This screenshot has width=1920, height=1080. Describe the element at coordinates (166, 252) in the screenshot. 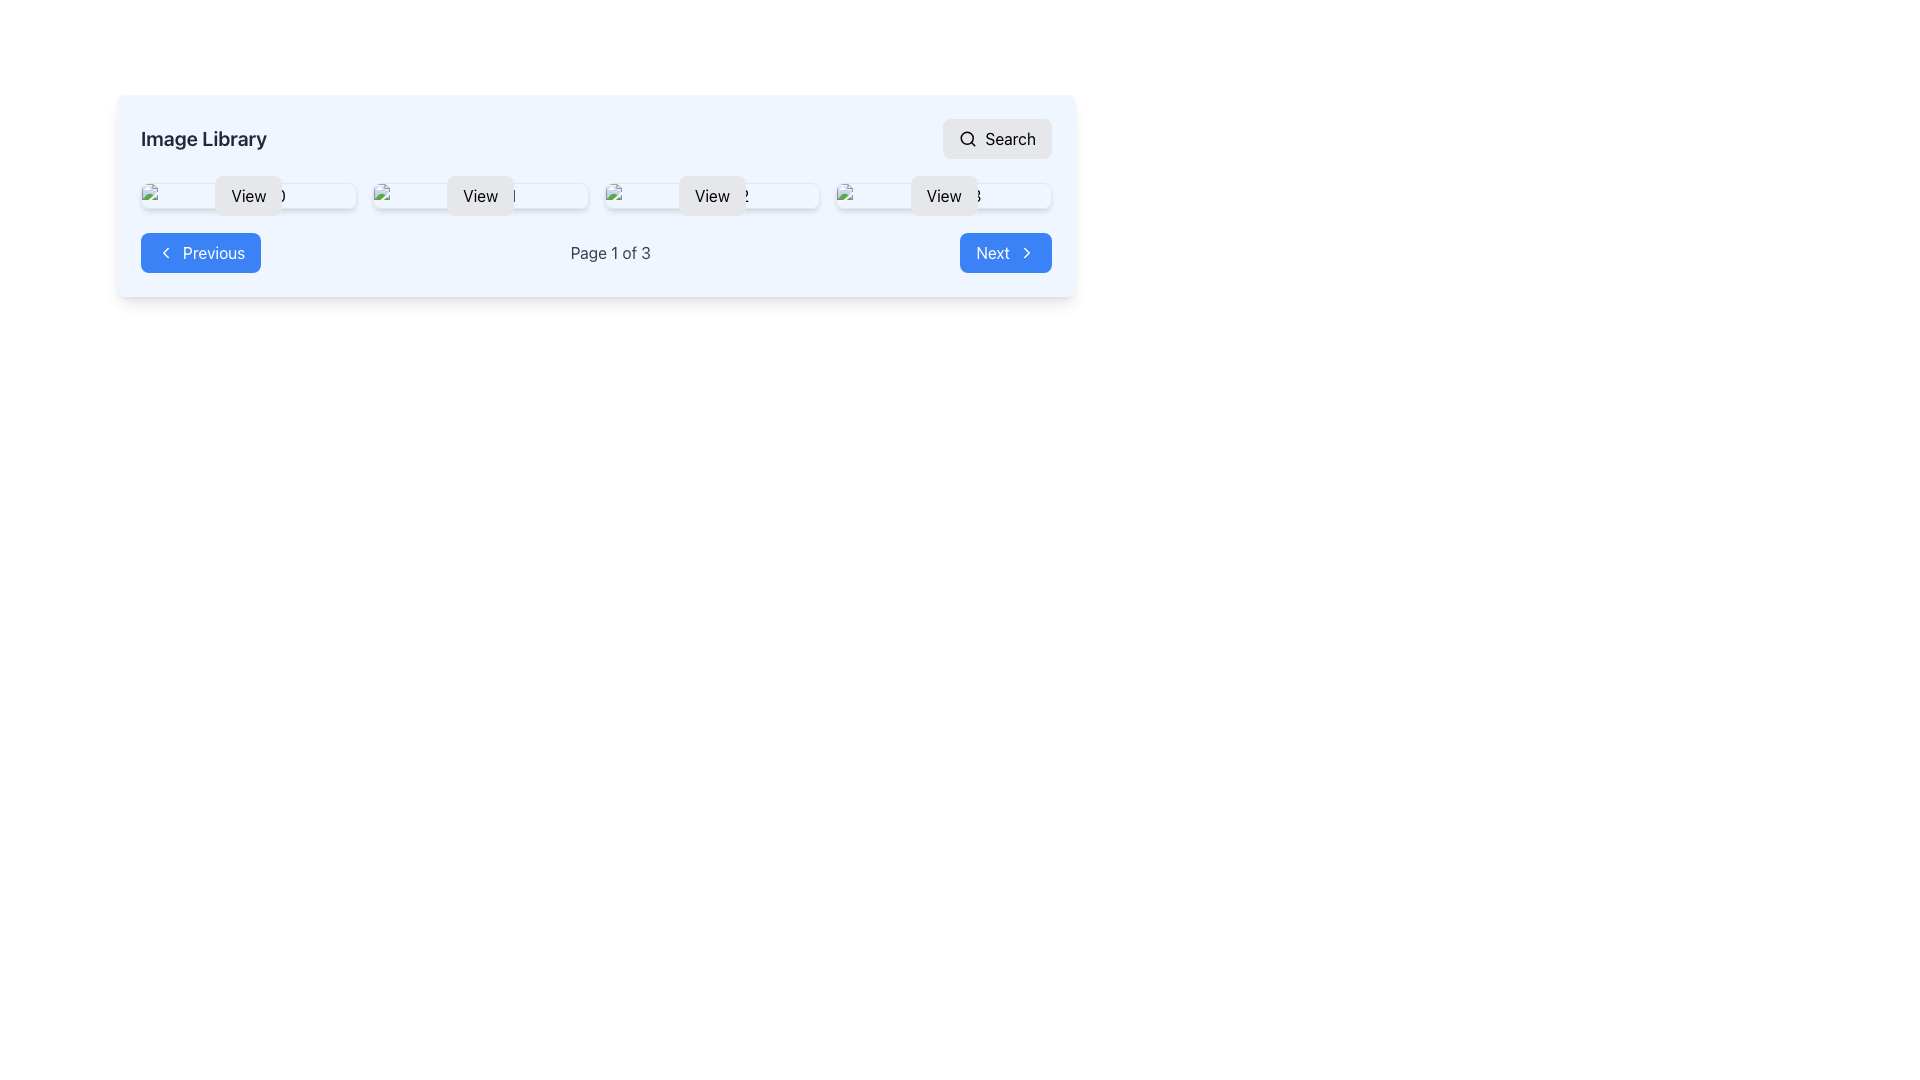

I see `the chevron icon within the blue button labeled 'Previous'` at that location.